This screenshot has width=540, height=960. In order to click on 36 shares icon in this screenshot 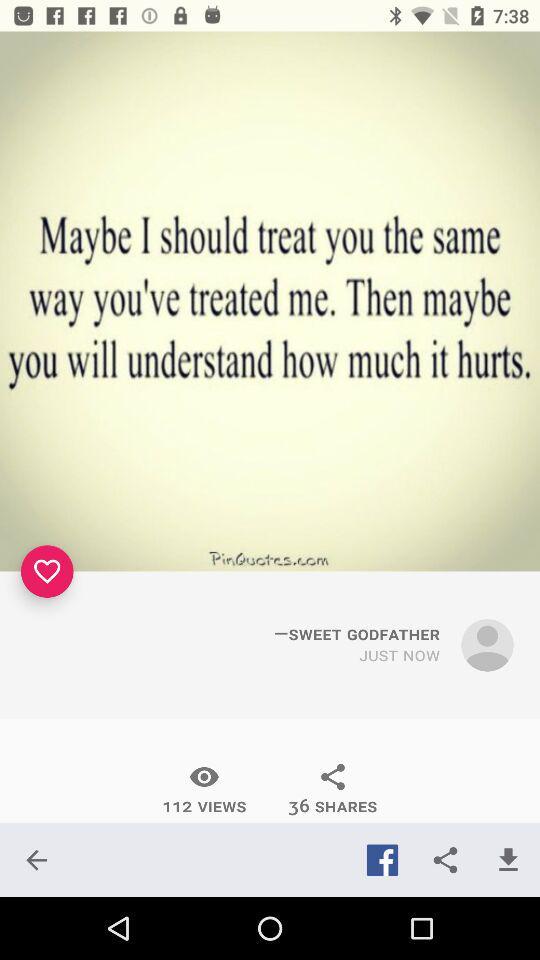, I will do `click(333, 789)`.